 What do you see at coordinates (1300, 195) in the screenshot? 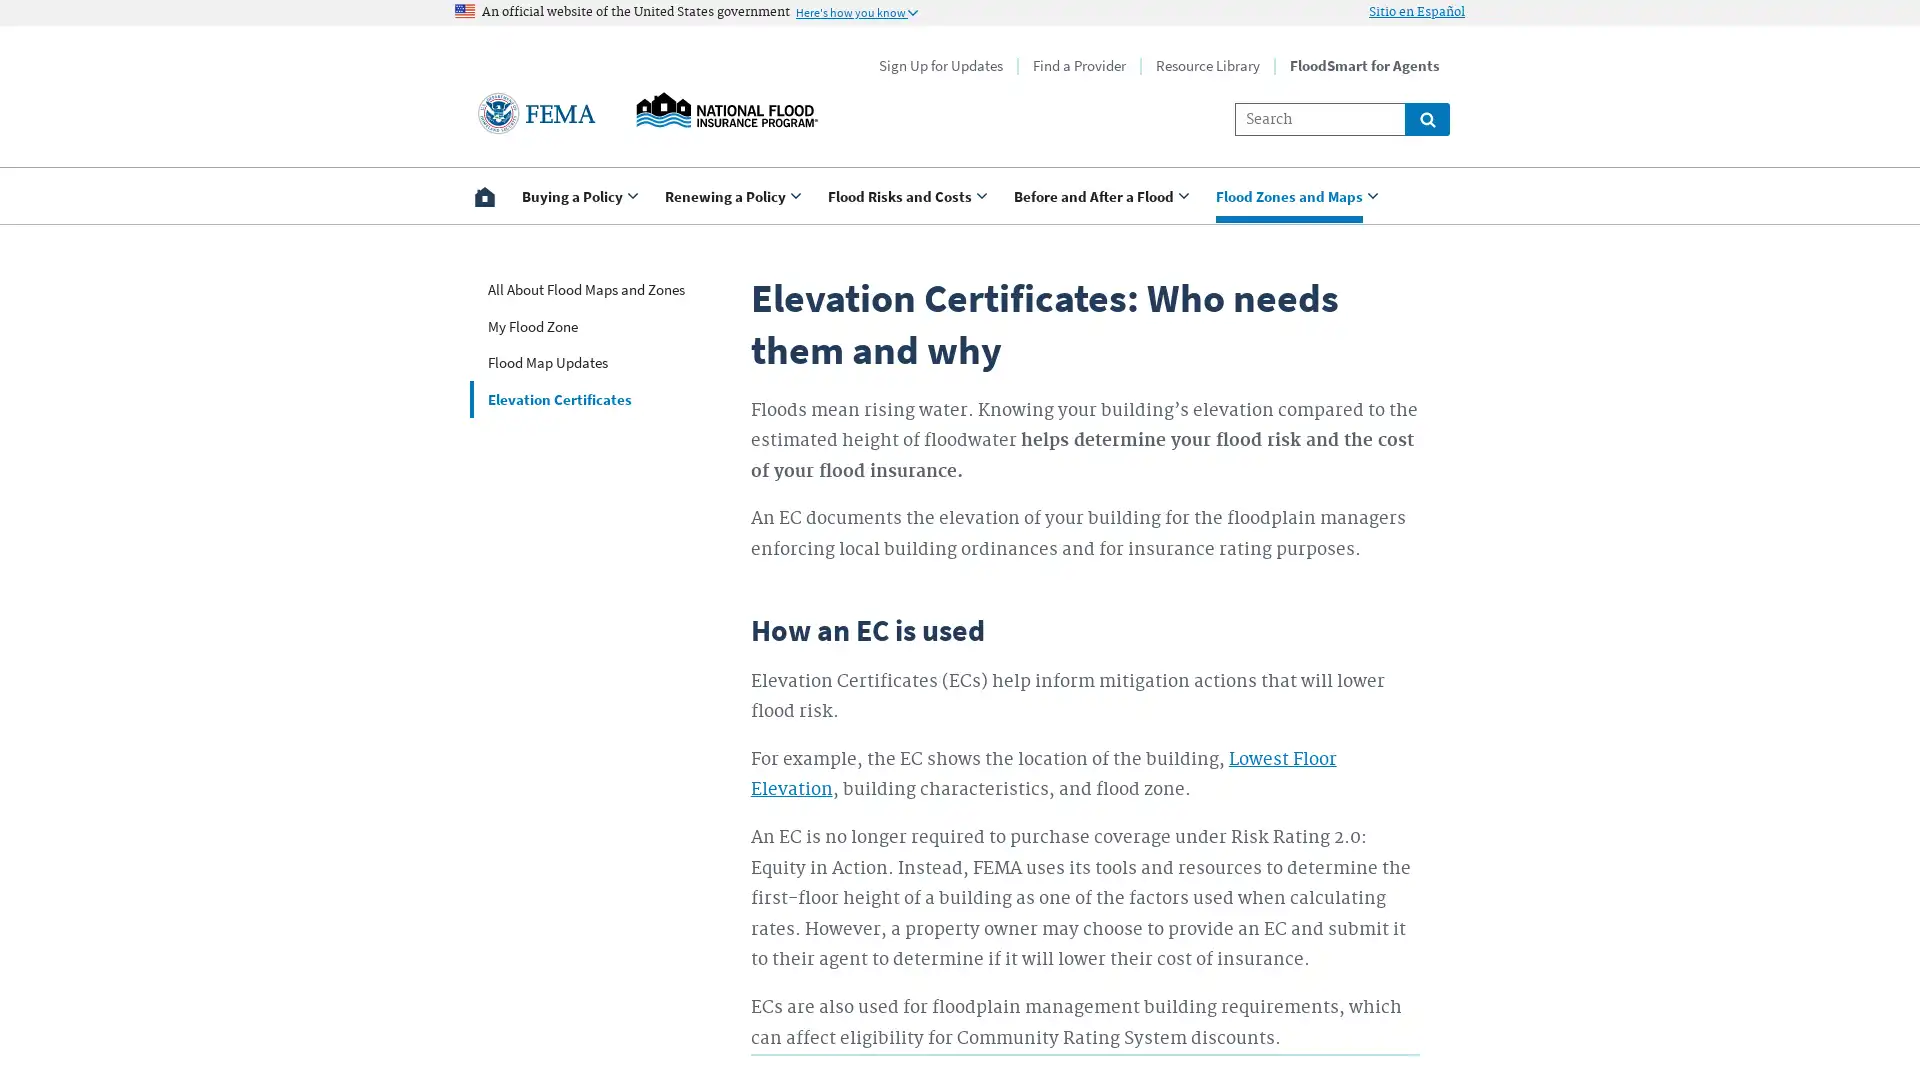
I see `Use <enter> and shift + <enter> to open and close the drop down to sub-menus` at bounding box center [1300, 195].